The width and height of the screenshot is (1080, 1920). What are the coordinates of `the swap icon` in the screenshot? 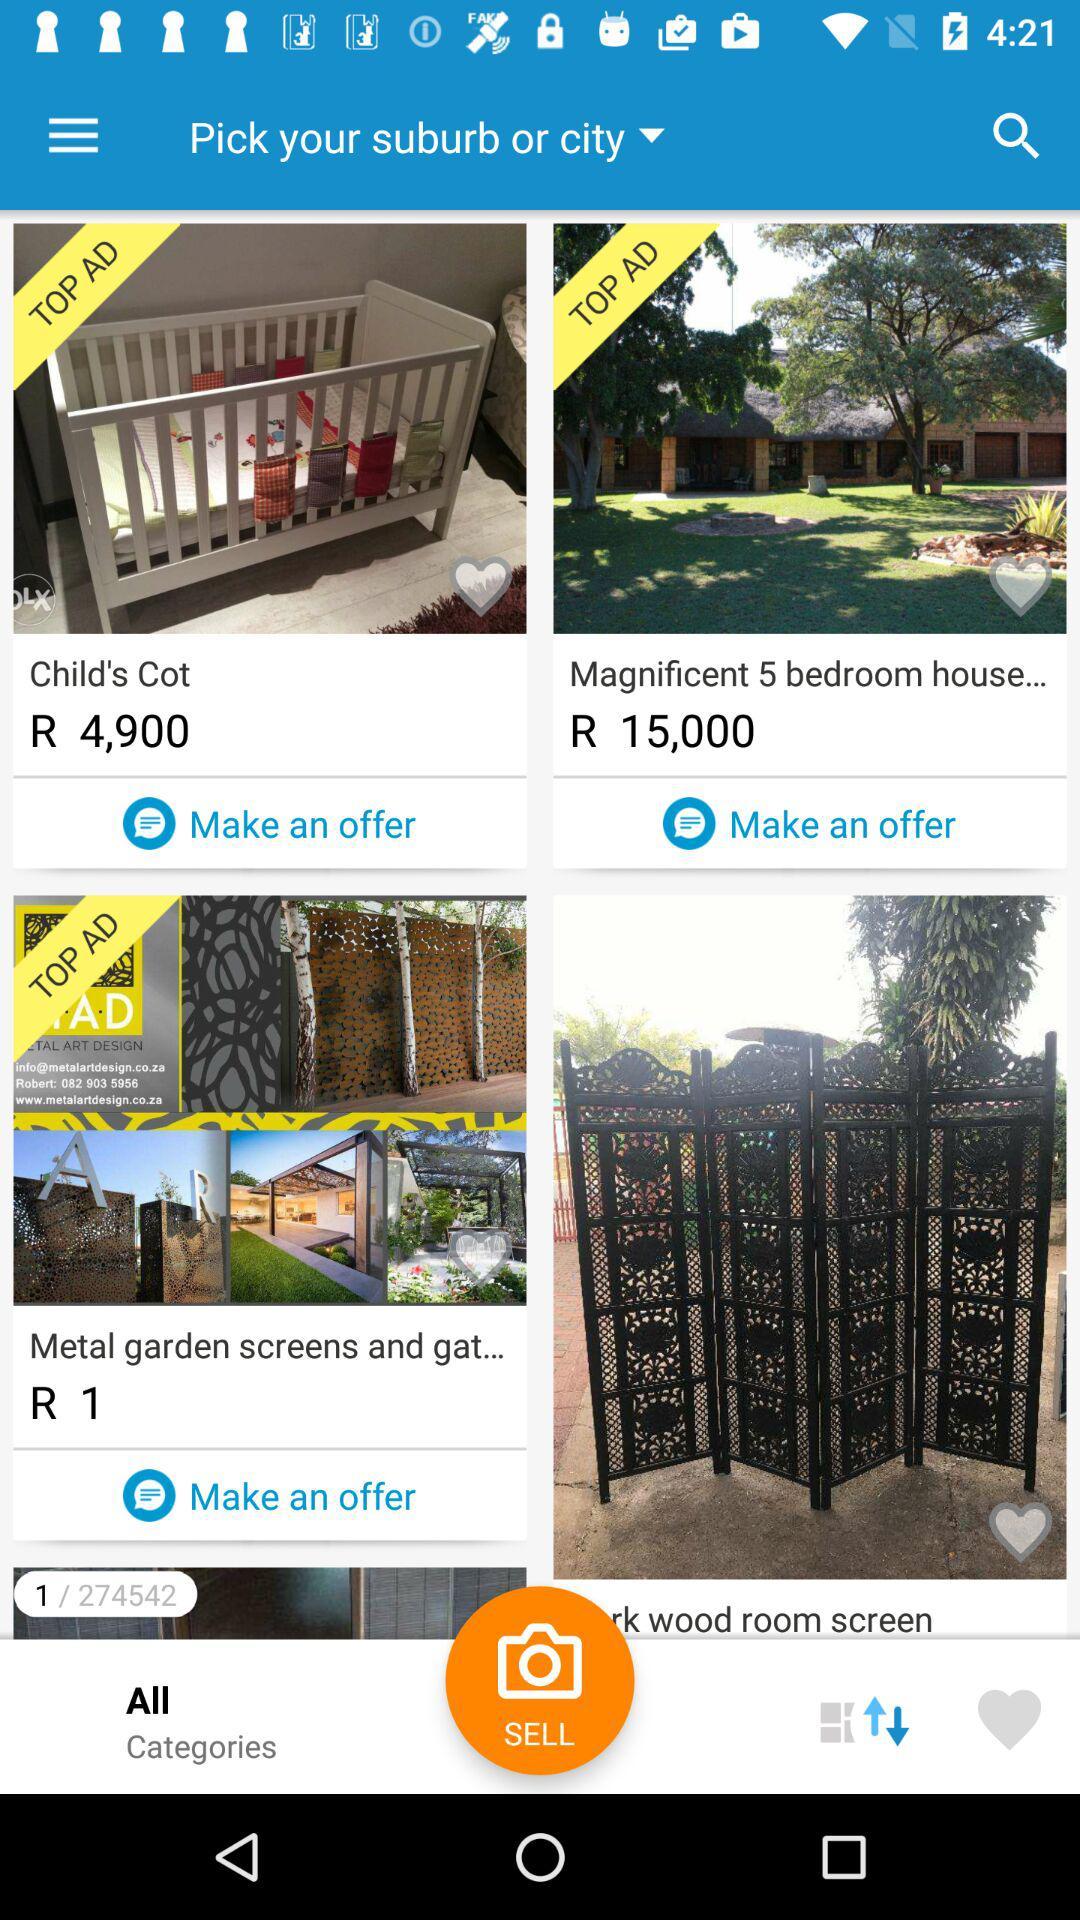 It's located at (863, 1715).